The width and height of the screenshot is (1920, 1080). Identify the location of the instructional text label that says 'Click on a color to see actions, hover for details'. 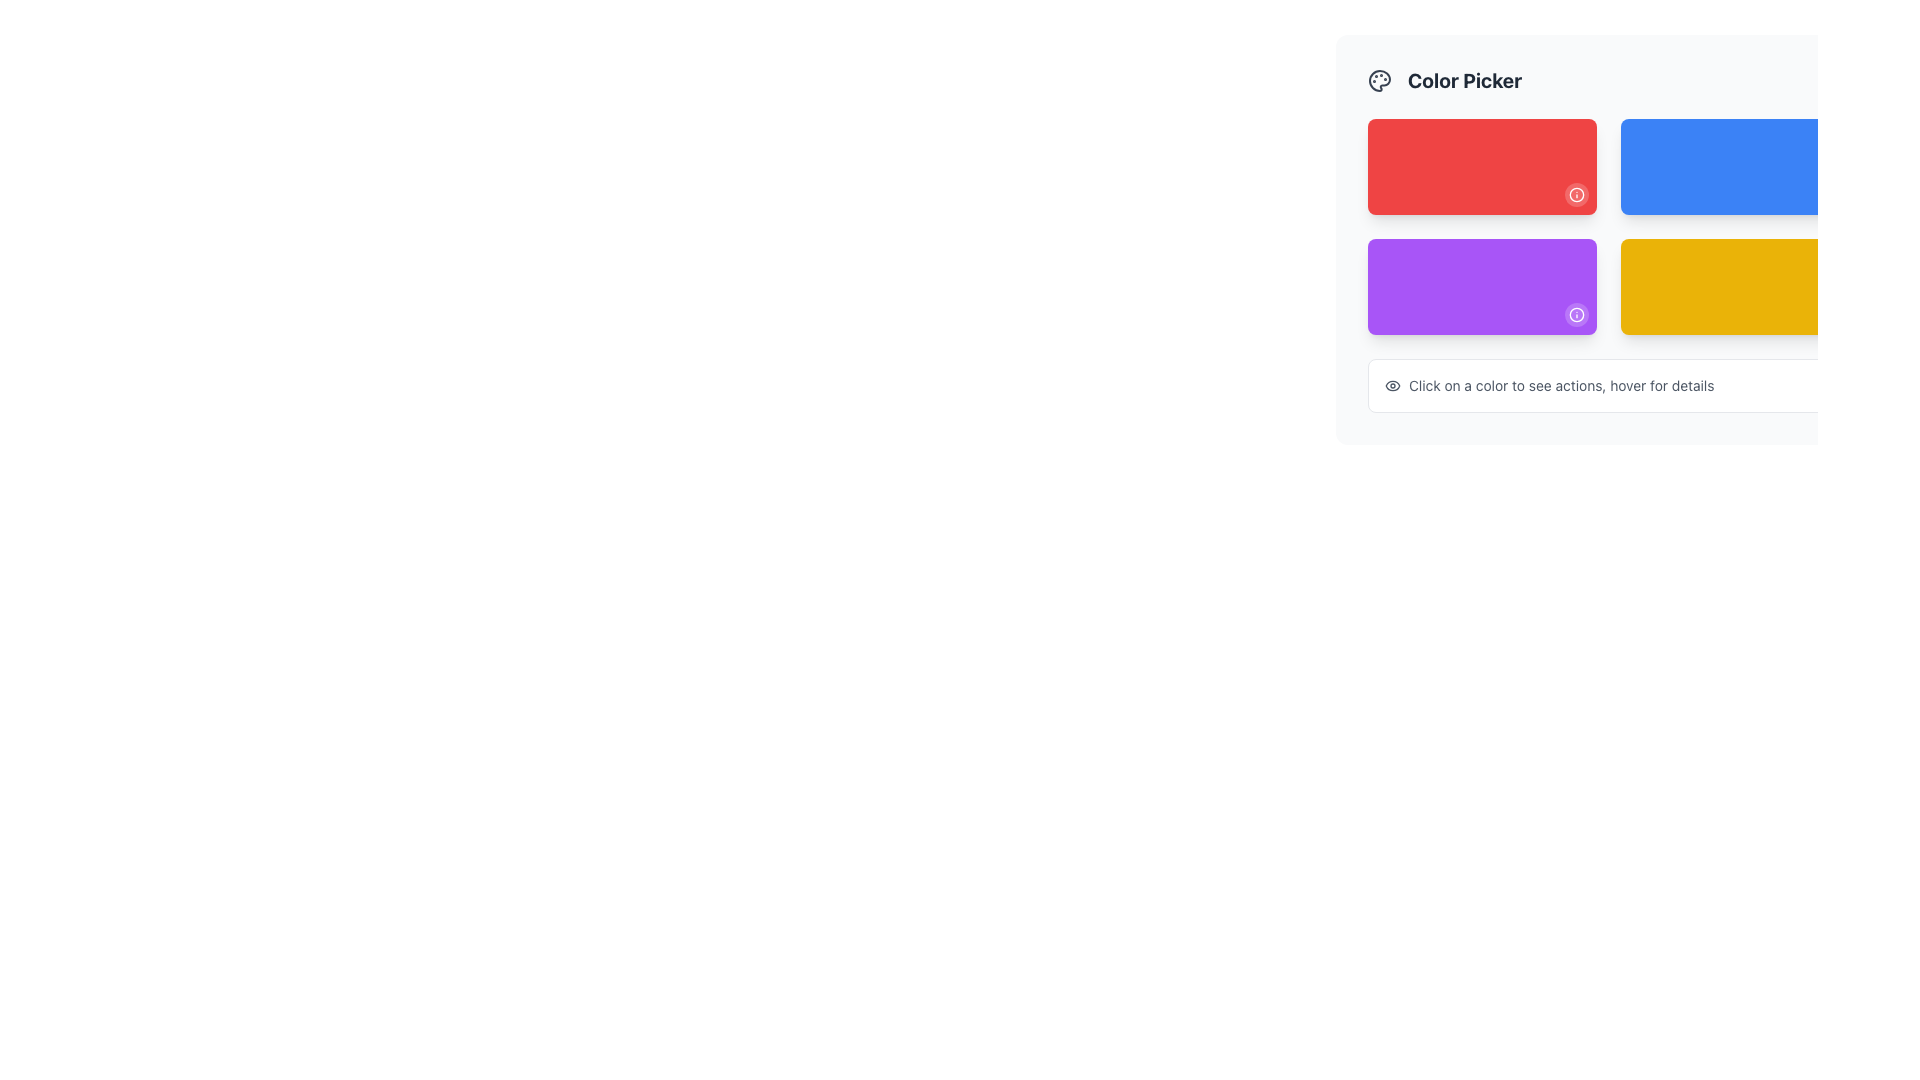
(1560, 385).